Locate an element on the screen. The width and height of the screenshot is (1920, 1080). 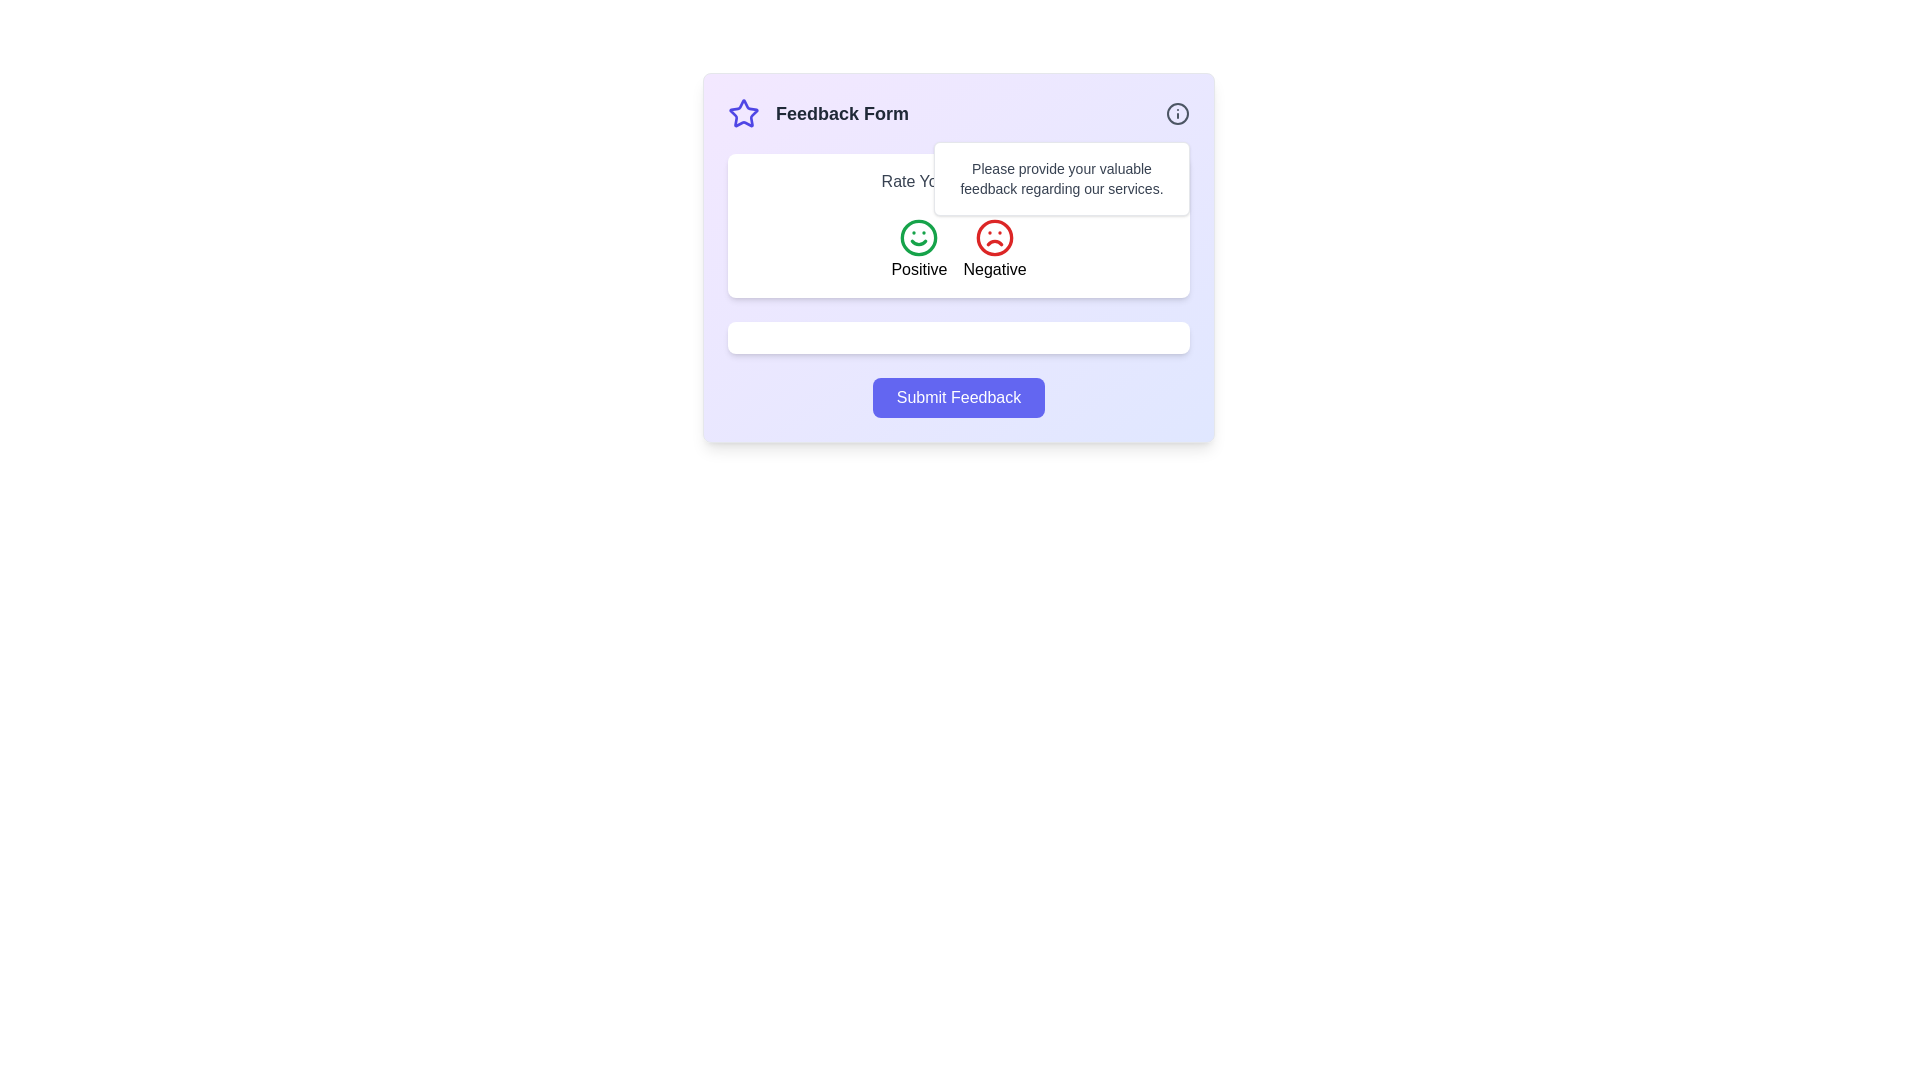
the green smiley face button labeled 'Positive' in the feedback form is located at coordinates (918, 249).